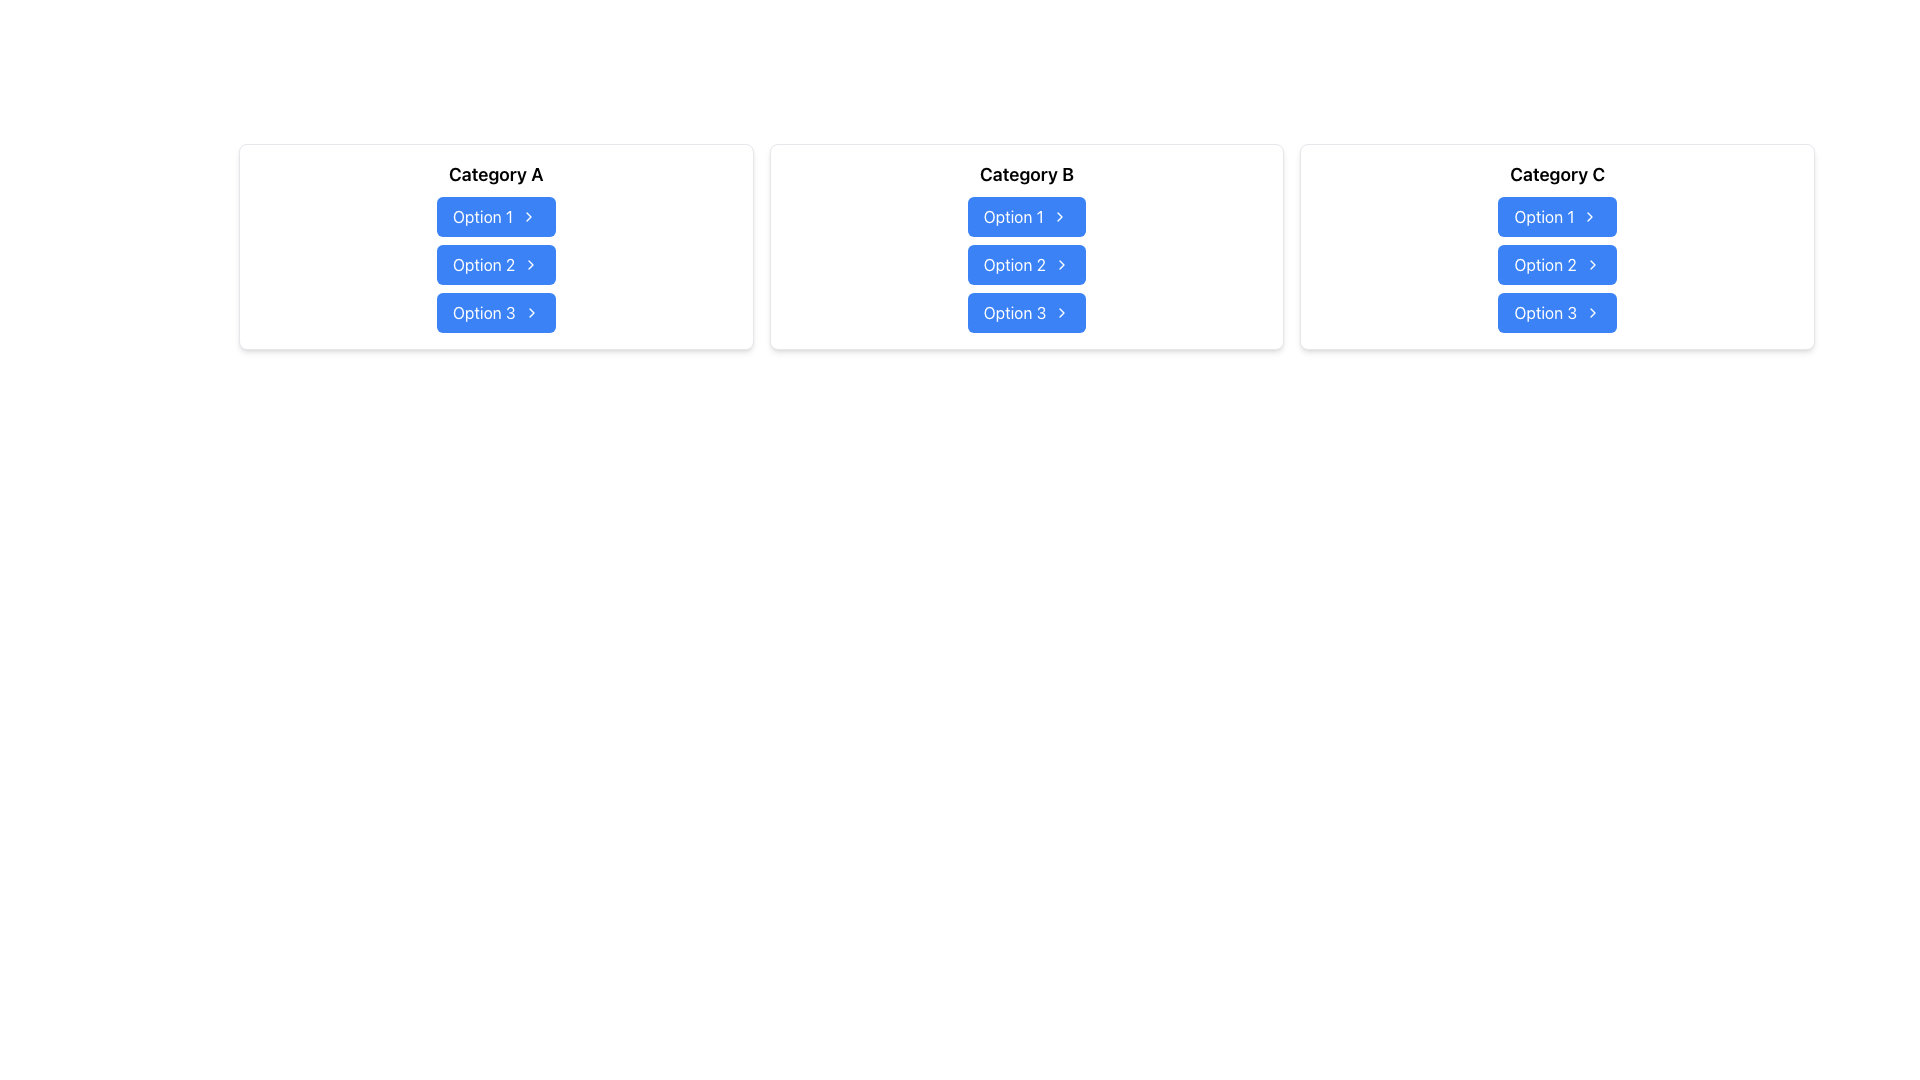  What do you see at coordinates (1556, 245) in the screenshot?
I see `the second option button labeled 'Option 2' in the vertically-aligned button group under the 'Category C' header` at bounding box center [1556, 245].